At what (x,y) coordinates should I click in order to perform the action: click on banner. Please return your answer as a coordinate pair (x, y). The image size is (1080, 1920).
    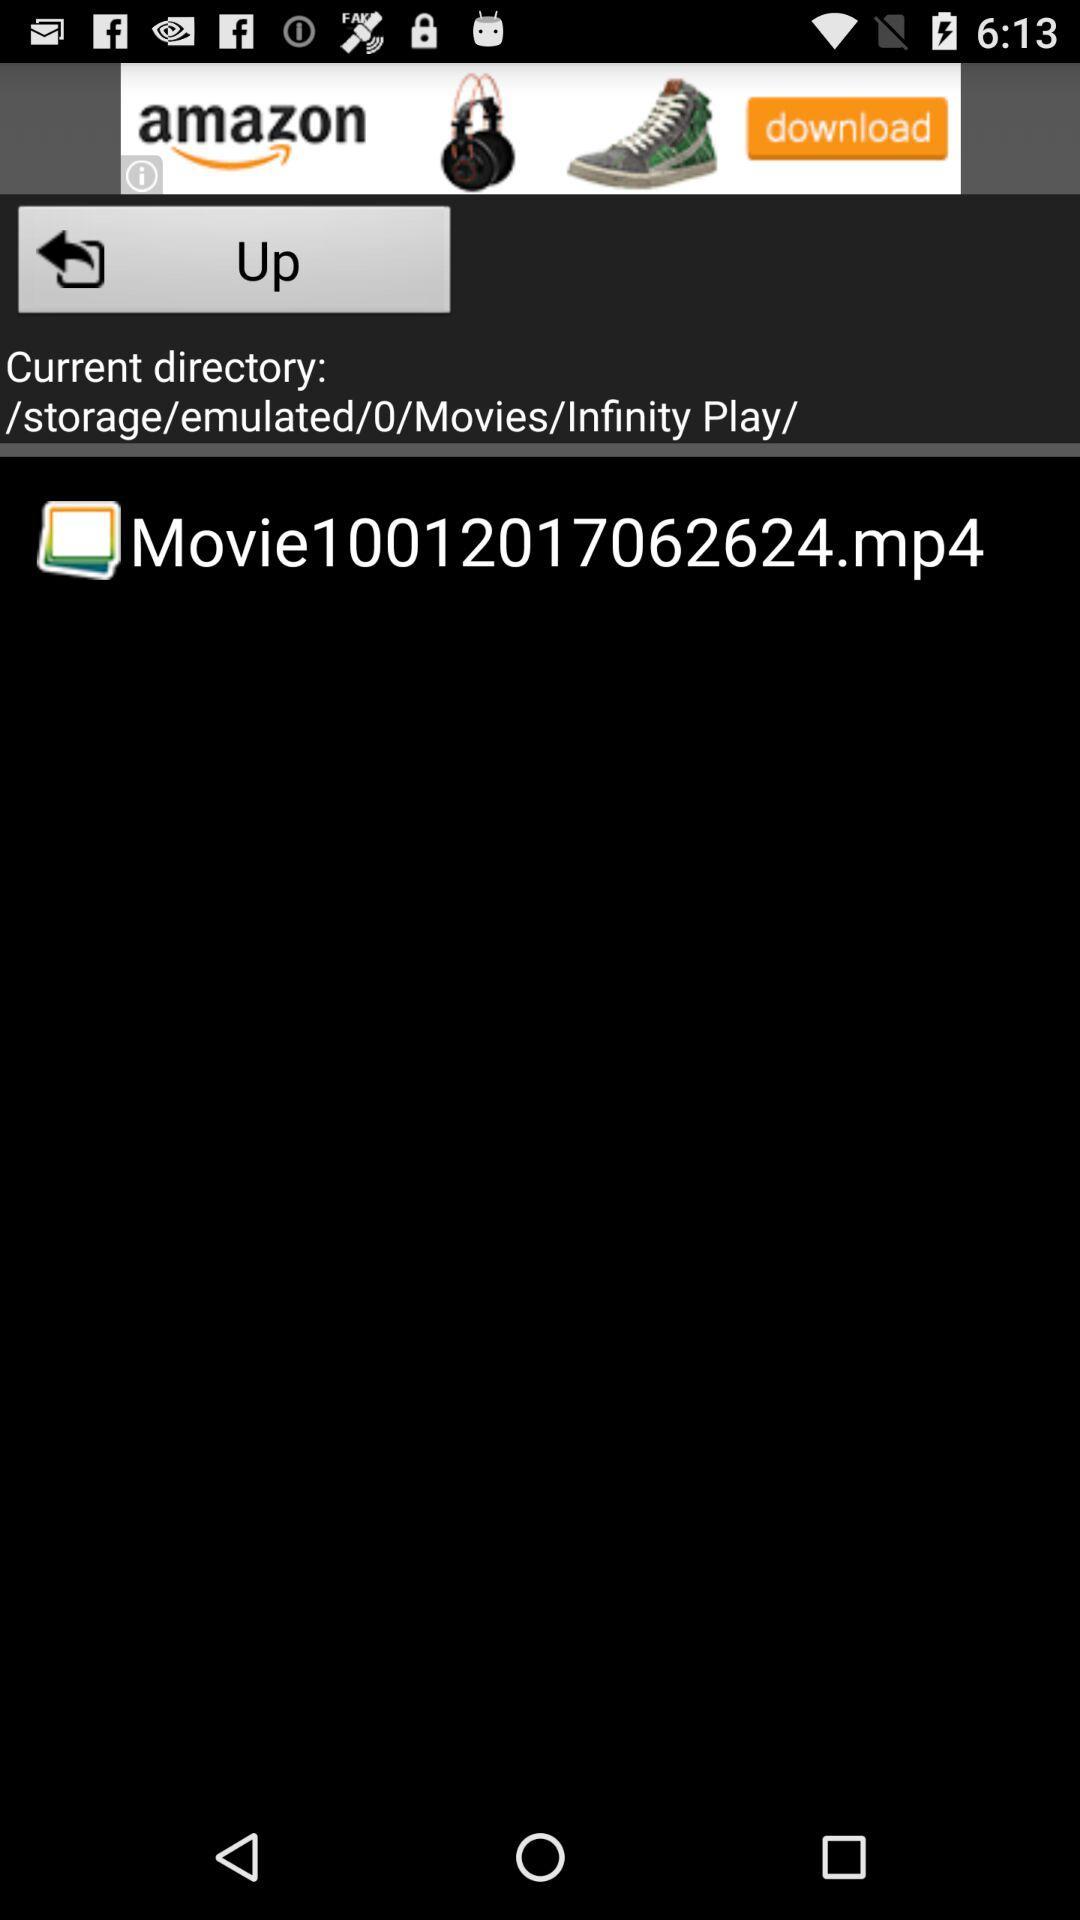
    Looking at the image, I should click on (540, 127).